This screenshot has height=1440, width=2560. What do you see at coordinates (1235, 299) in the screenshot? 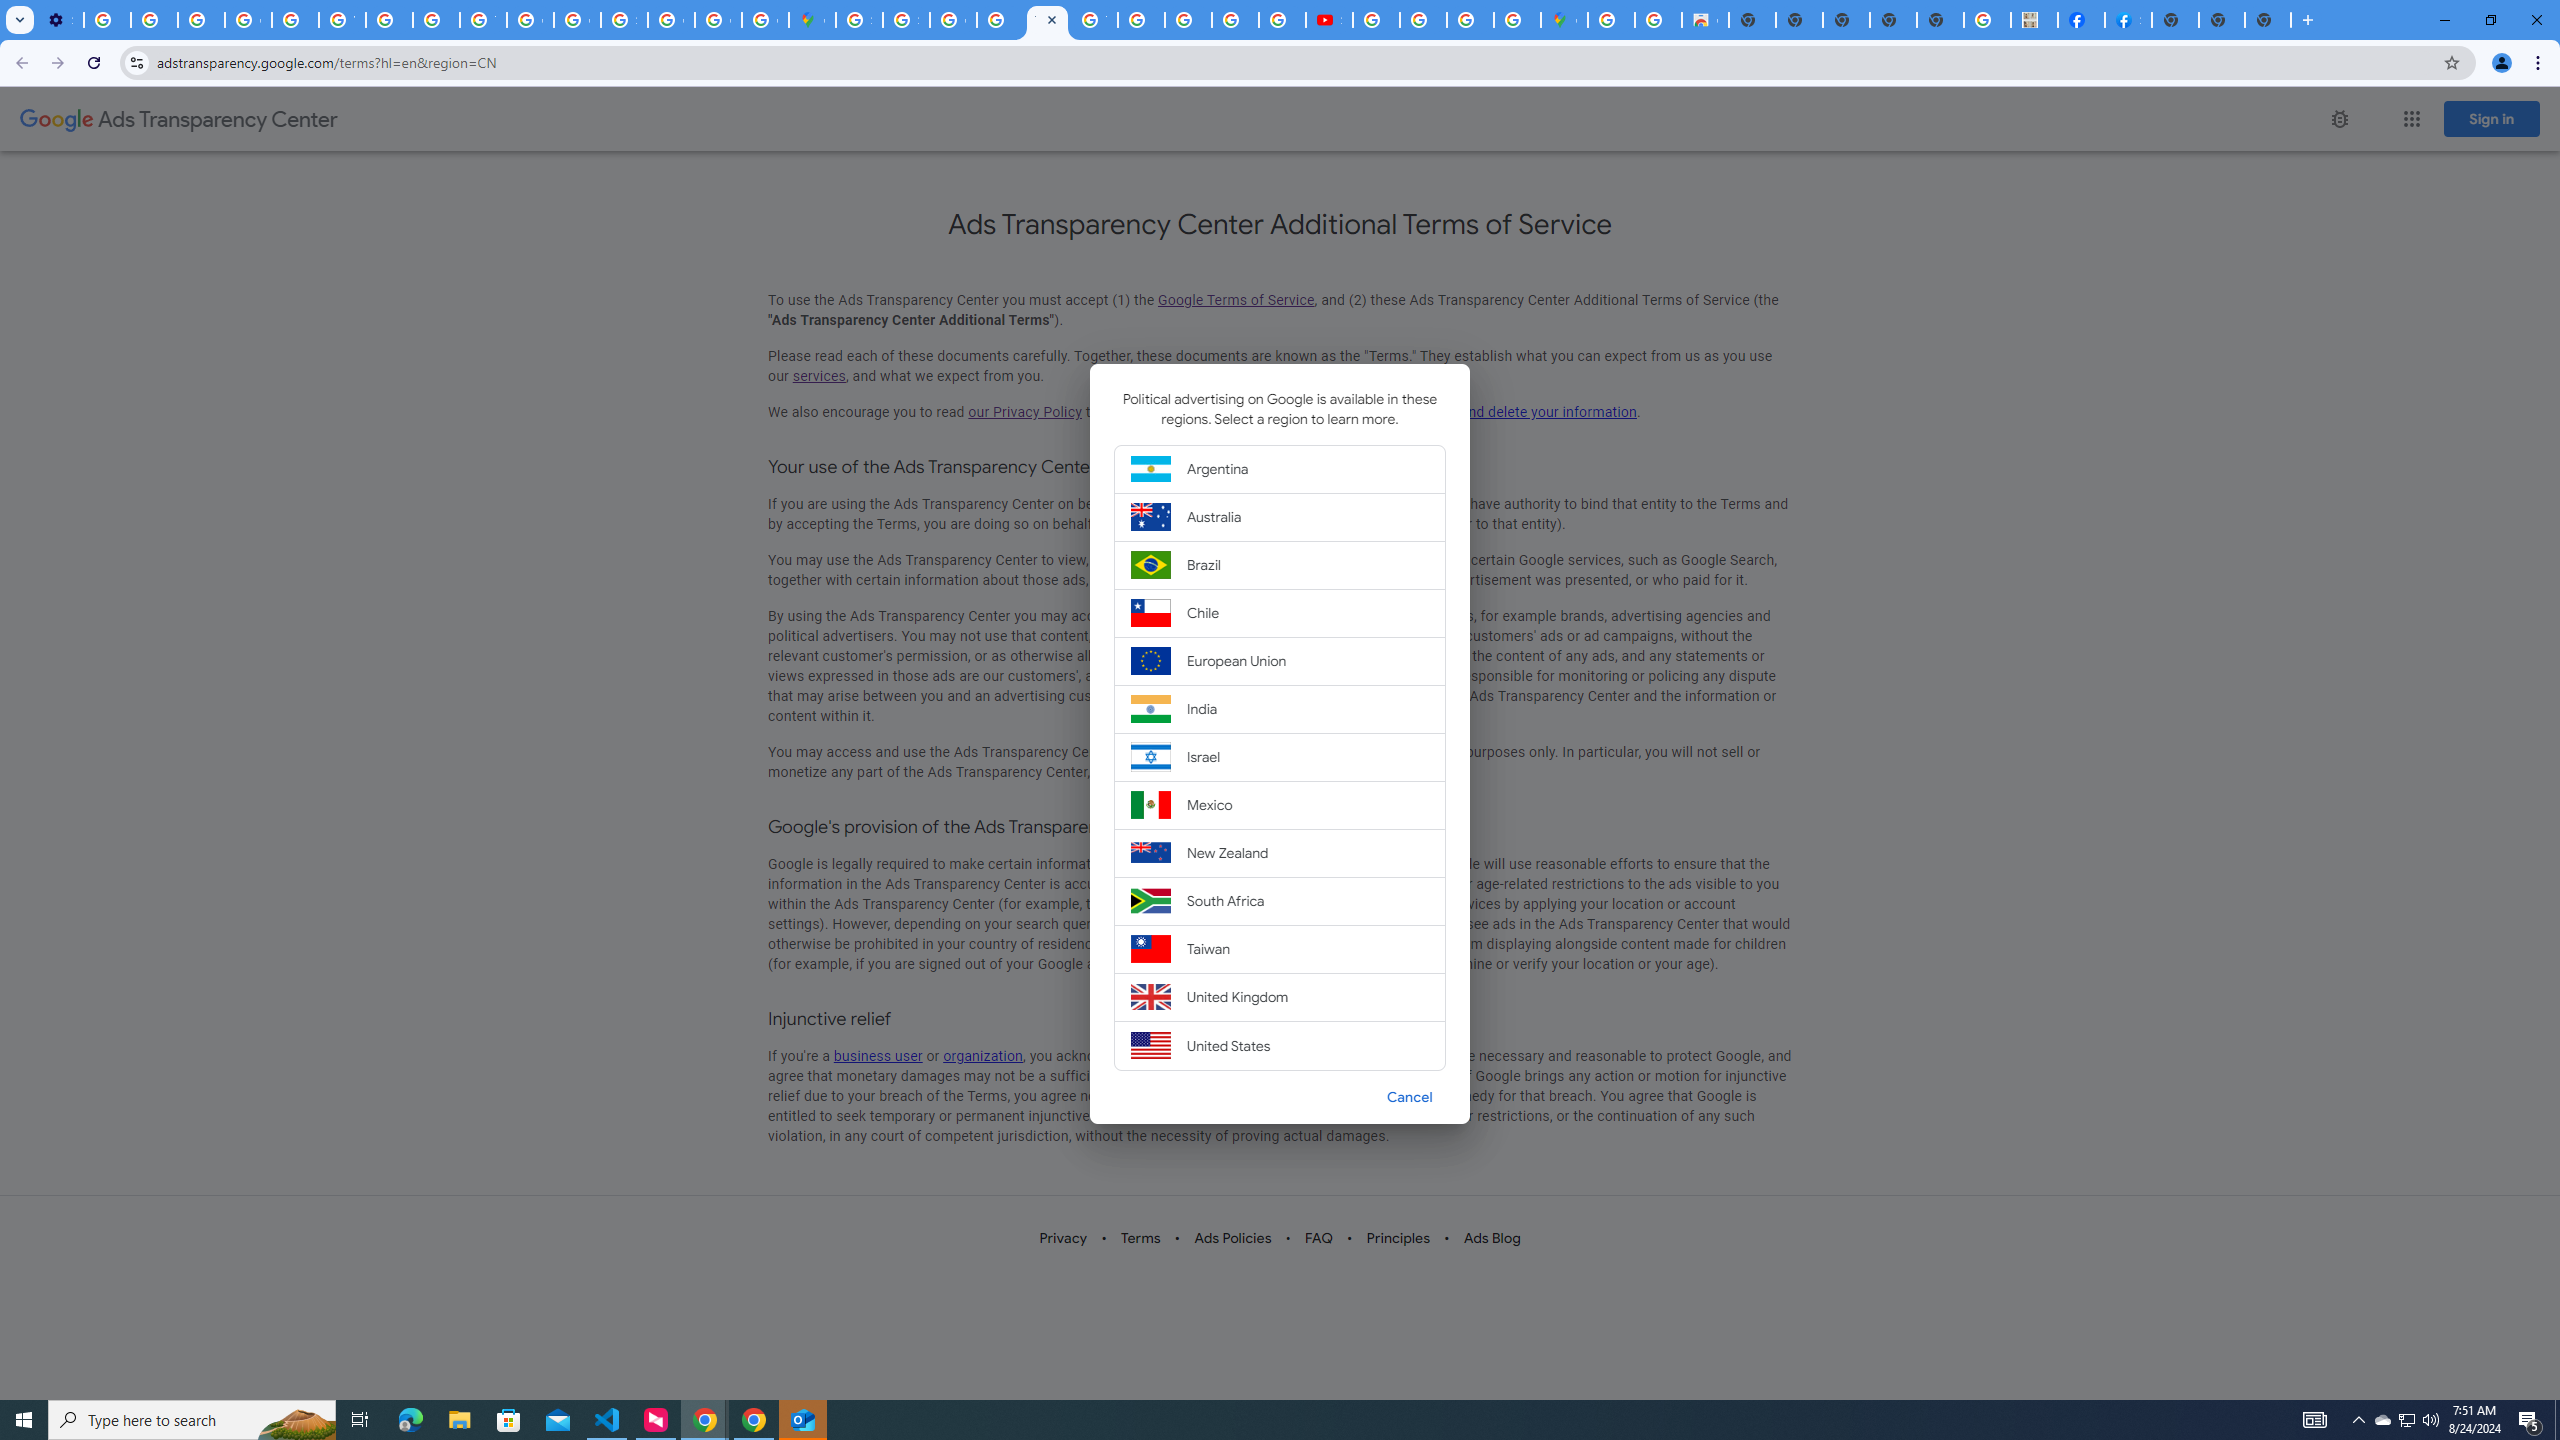
I see `'Google Terms of Service'` at bounding box center [1235, 299].